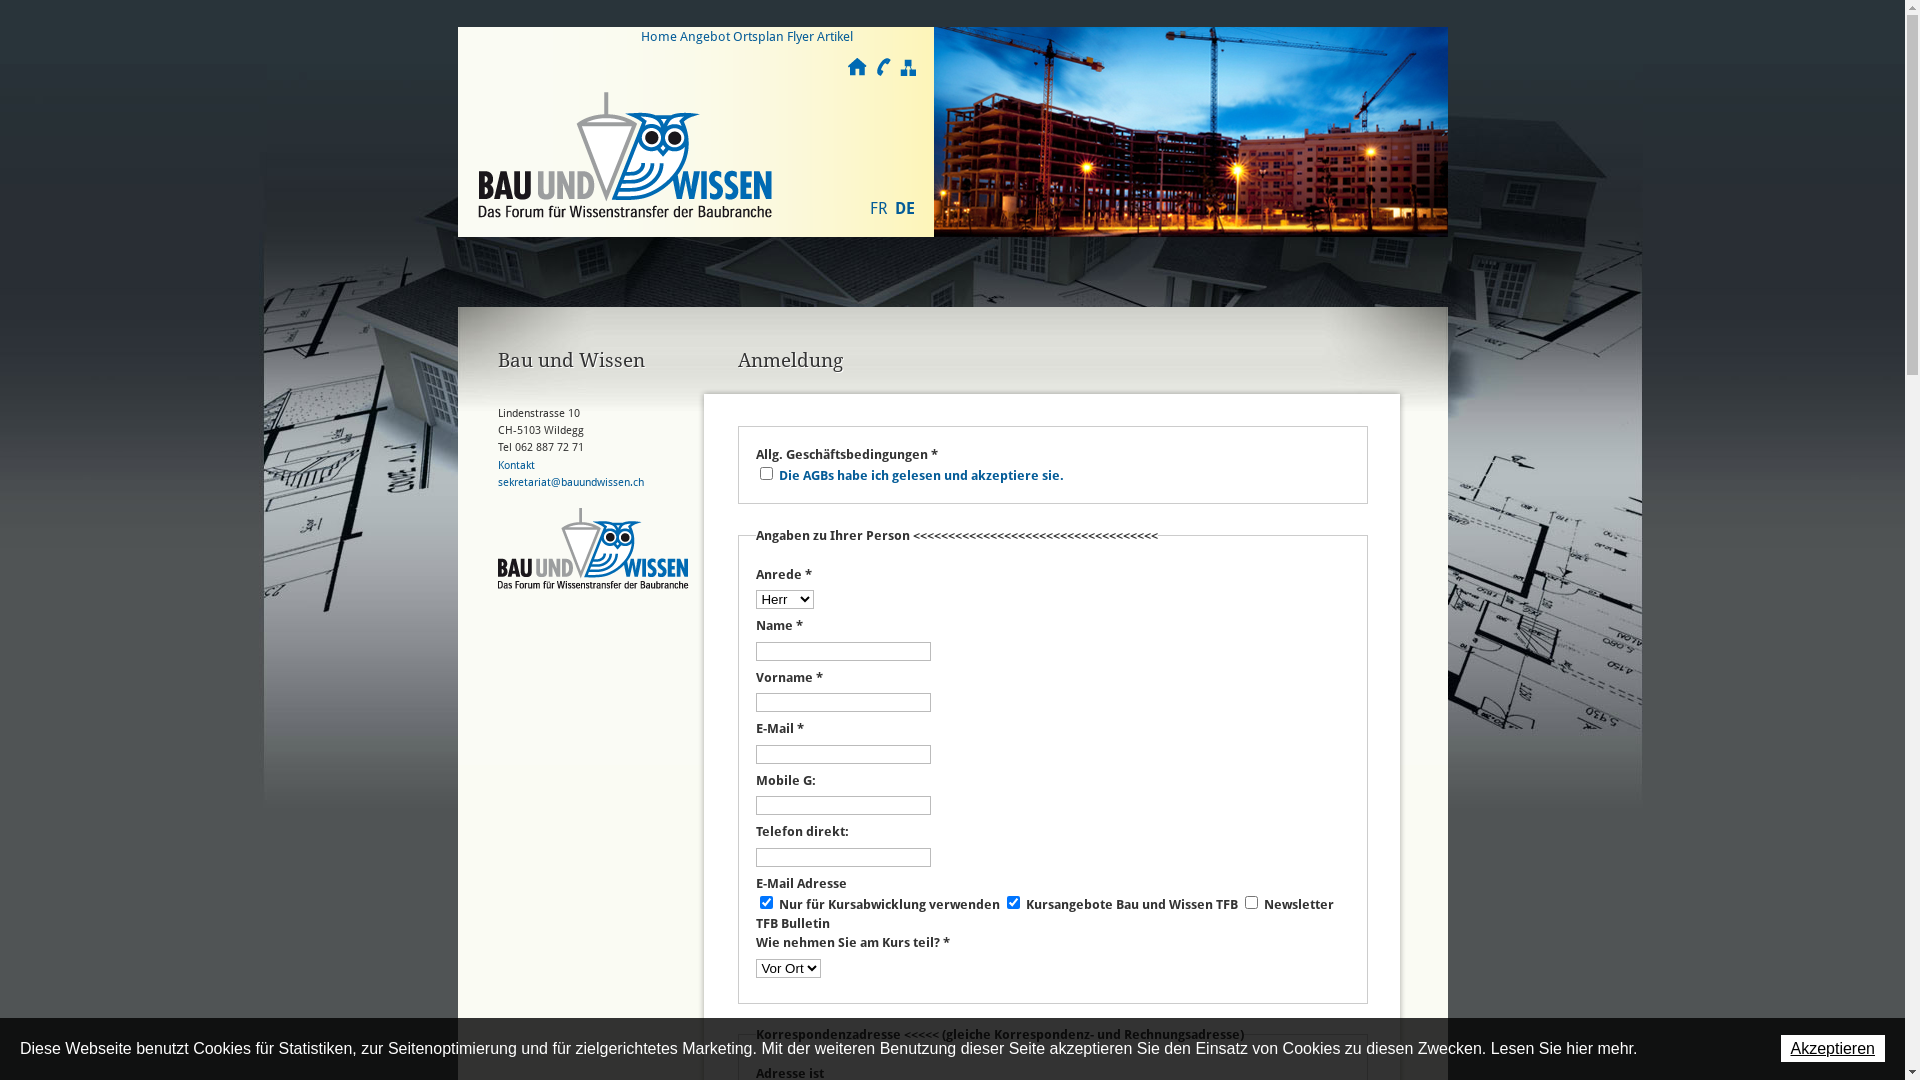 Image resolution: width=1920 pixels, height=1080 pixels. I want to click on 'Flyer', so click(800, 36).